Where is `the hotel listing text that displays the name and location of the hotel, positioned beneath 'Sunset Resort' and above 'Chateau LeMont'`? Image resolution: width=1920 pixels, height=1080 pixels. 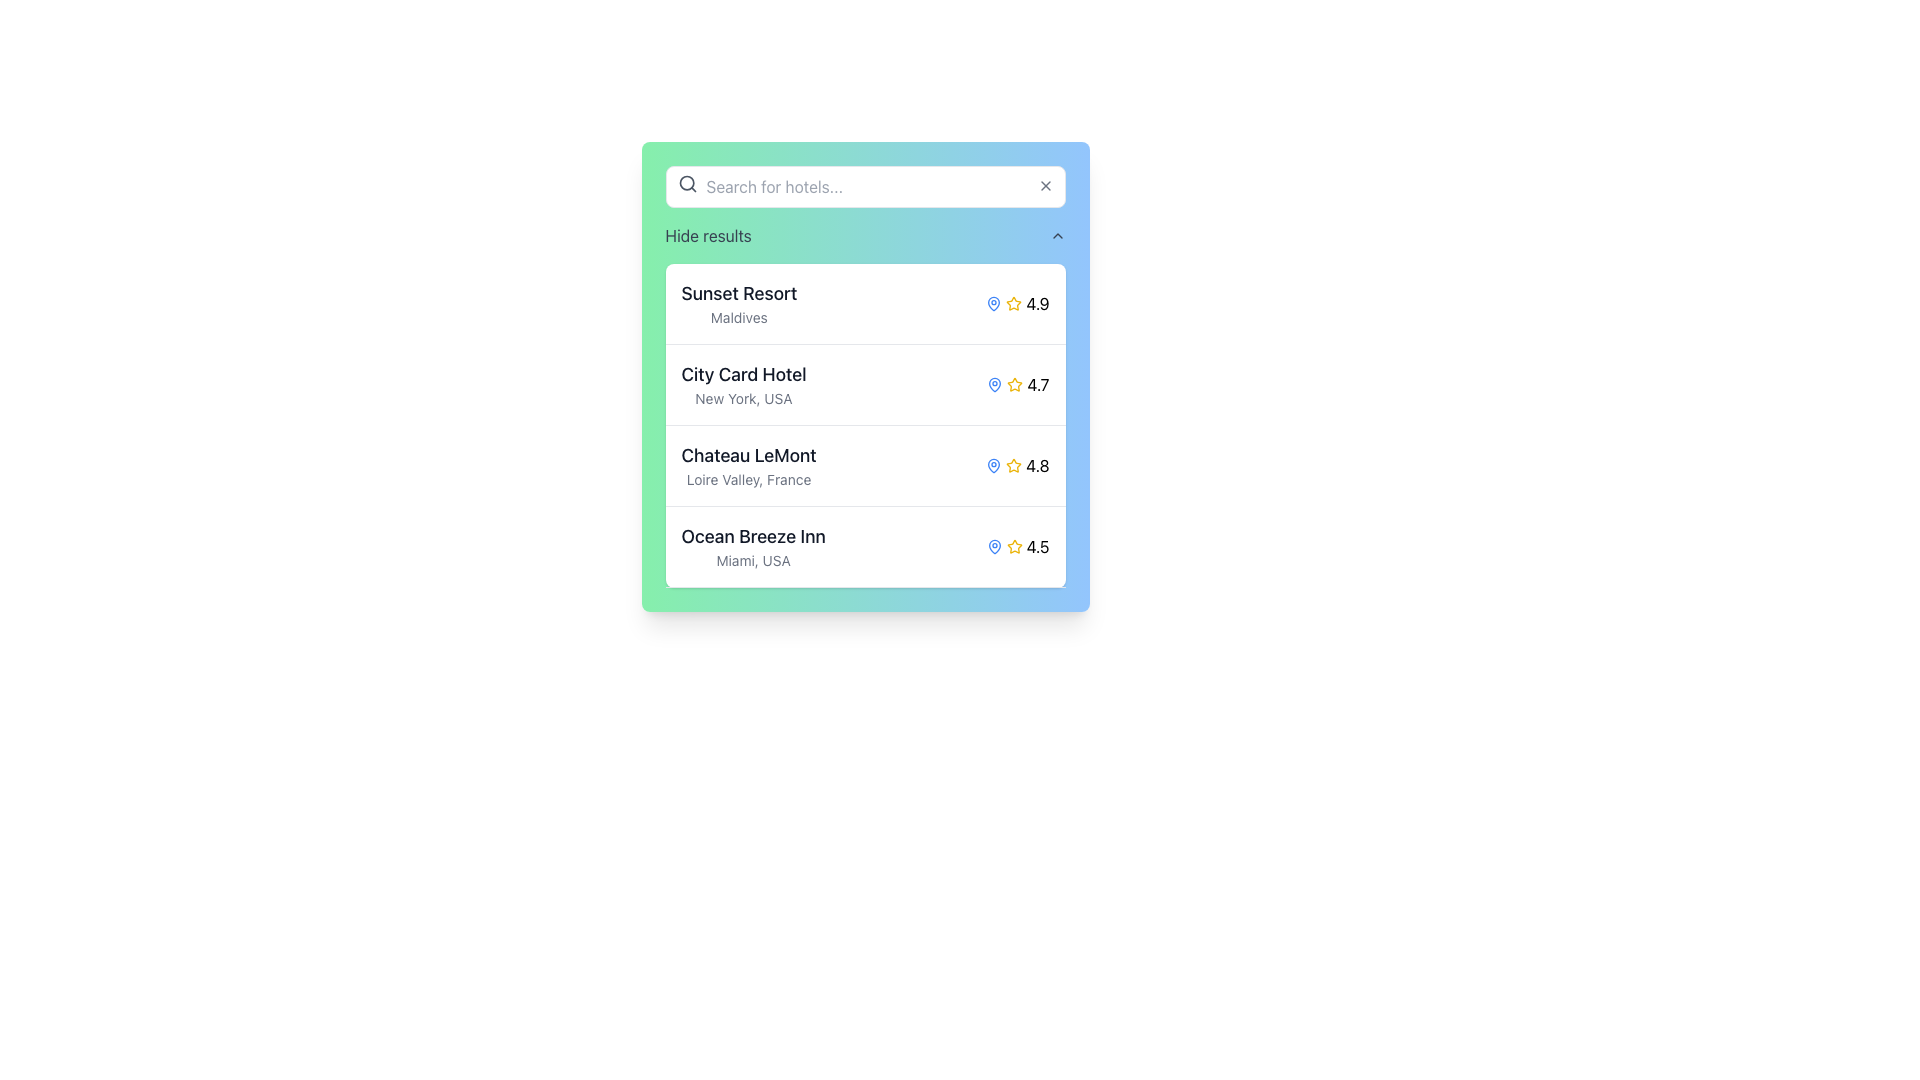
the hotel listing text that displays the name and location of the hotel, positioned beneath 'Sunset Resort' and above 'Chateau LeMont' is located at coordinates (743, 385).